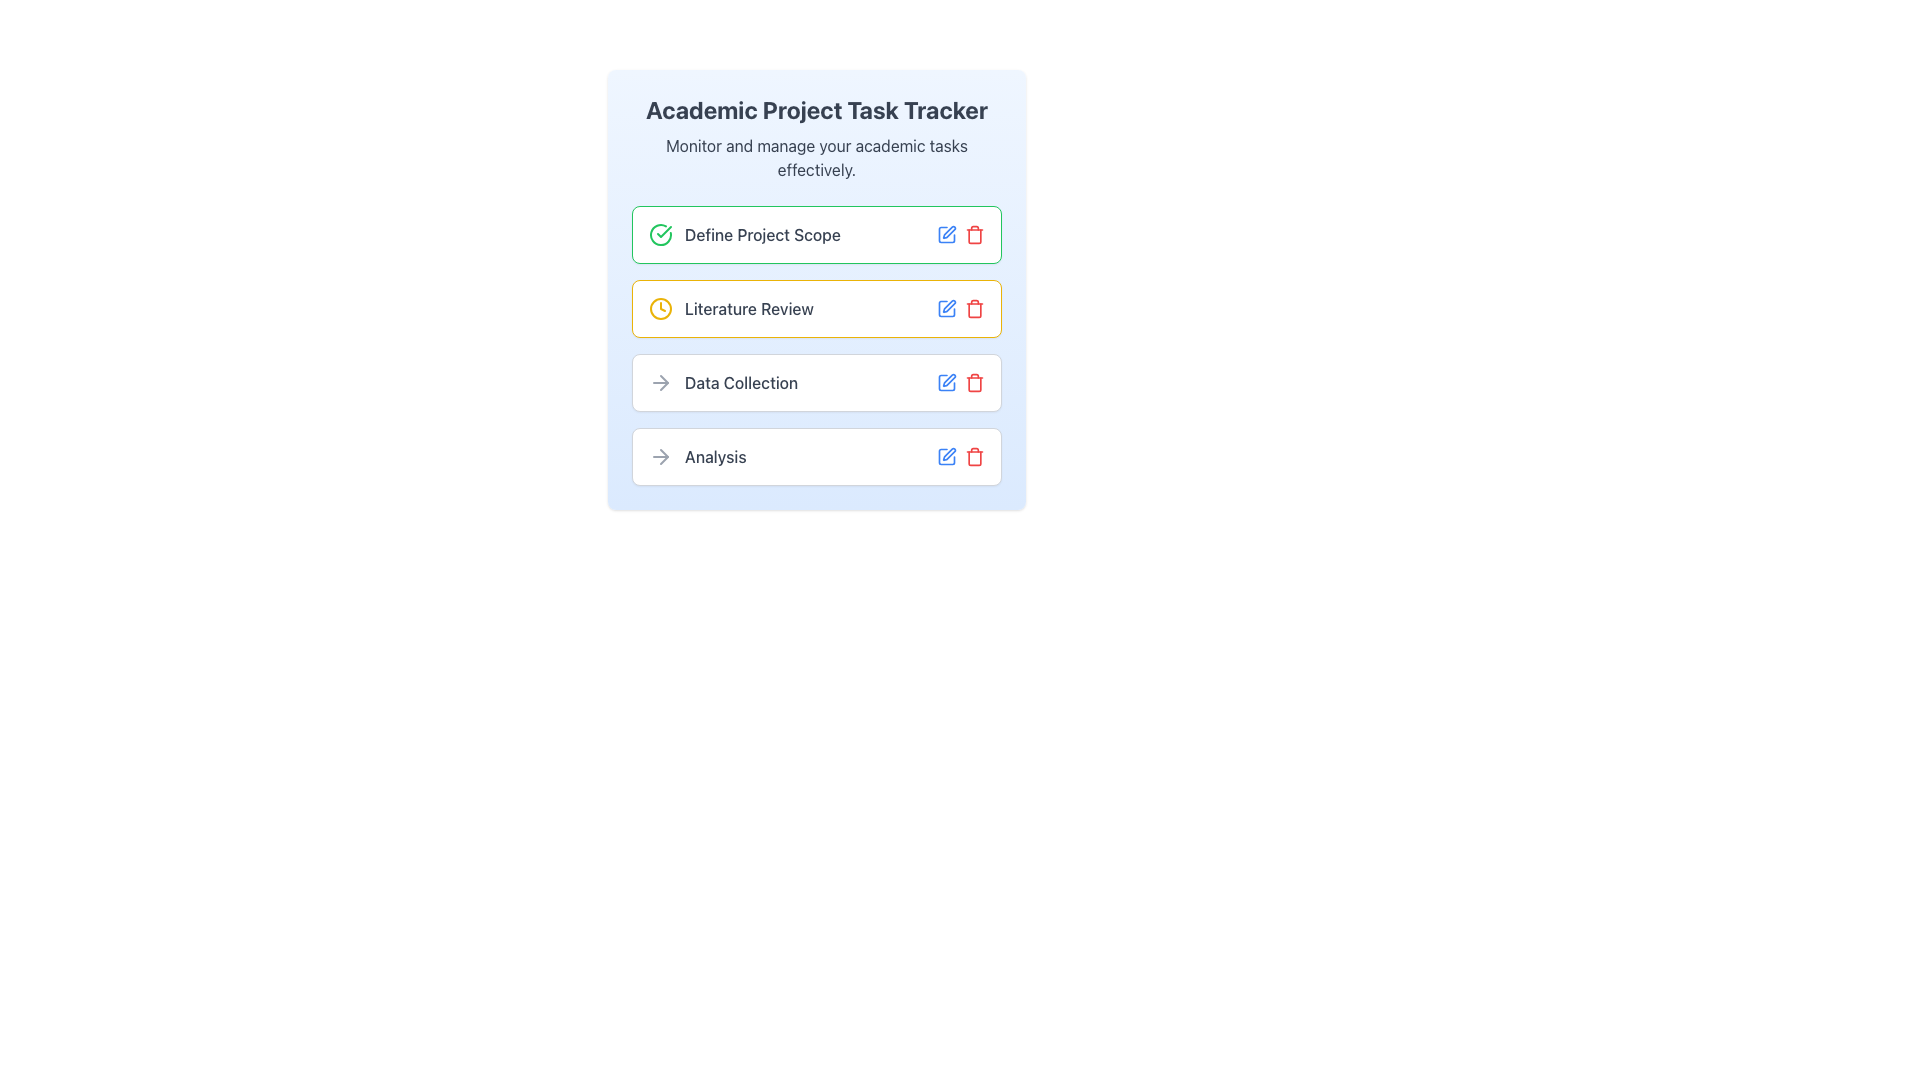 The image size is (1920, 1080). I want to click on the navigation icon located to the left of the text label in the 'Analysis' row, so click(661, 456).